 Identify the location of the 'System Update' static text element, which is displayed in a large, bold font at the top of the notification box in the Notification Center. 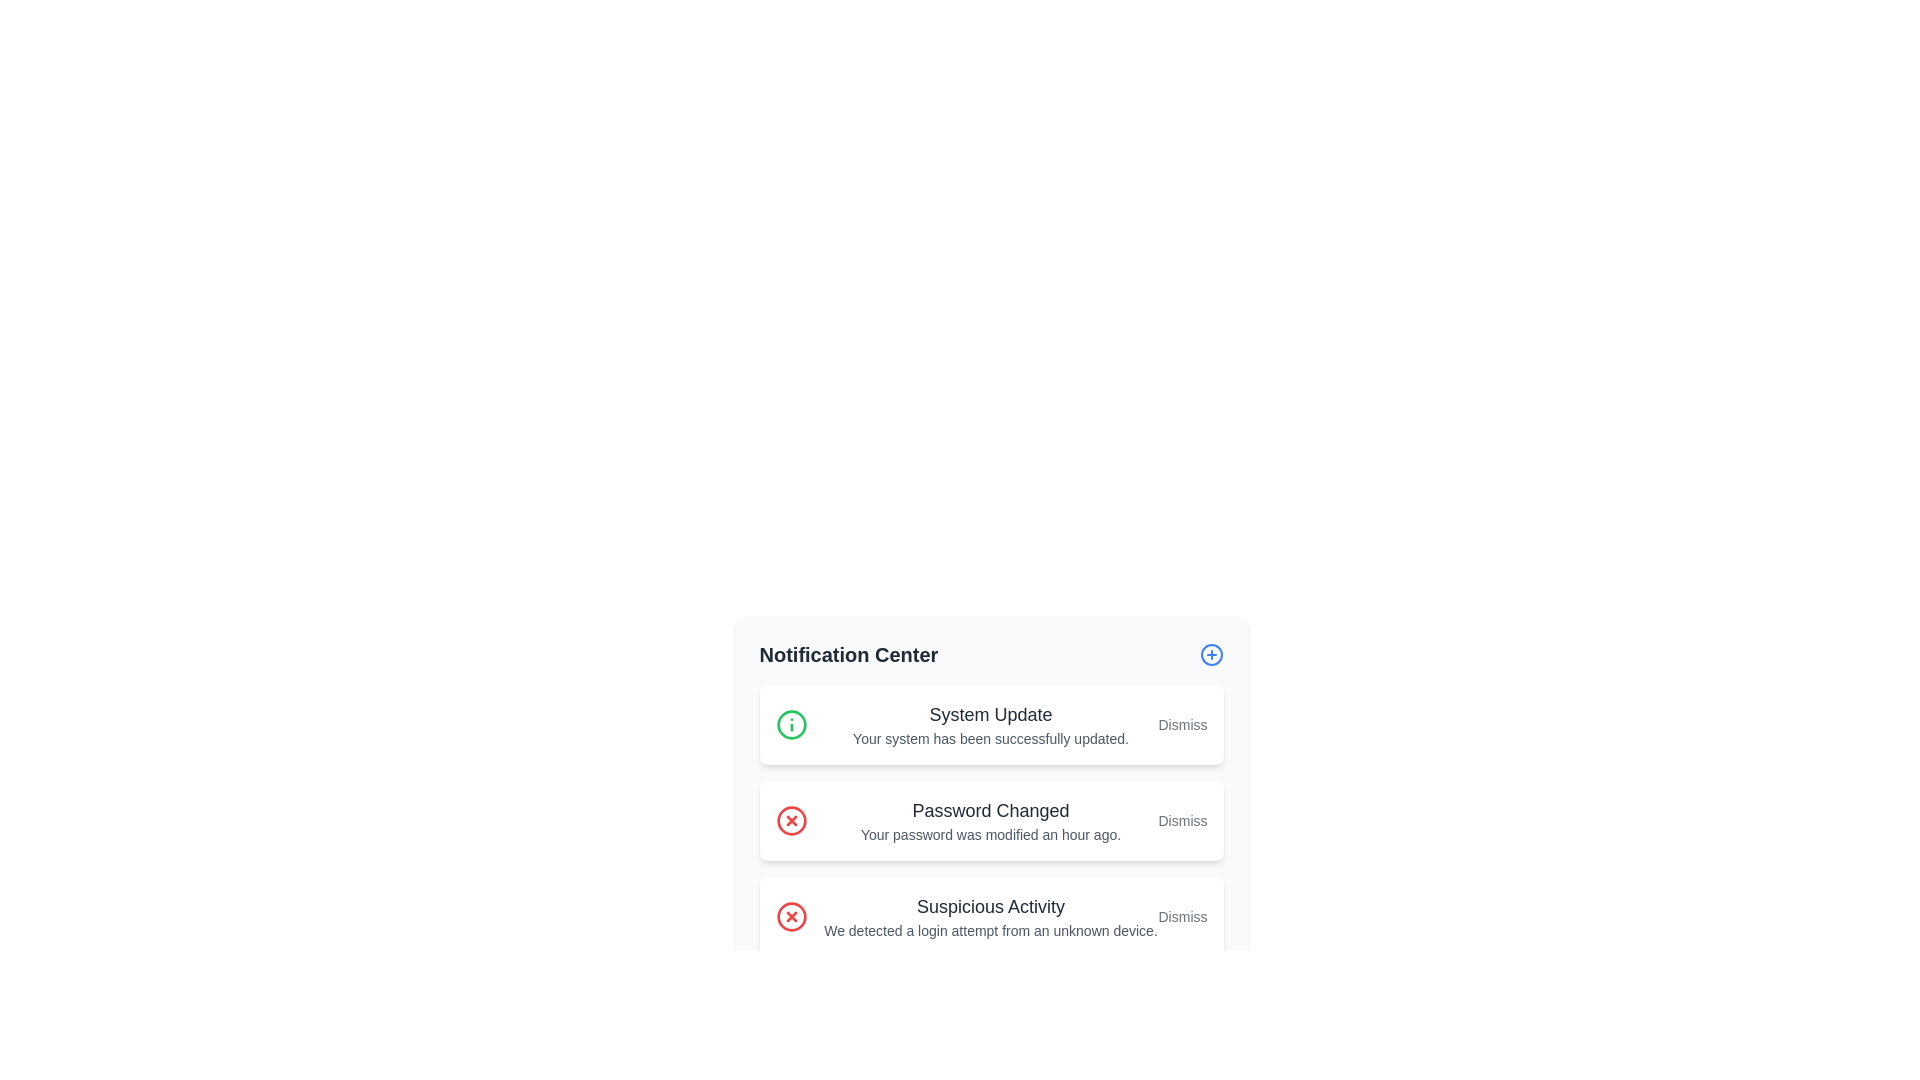
(990, 713).